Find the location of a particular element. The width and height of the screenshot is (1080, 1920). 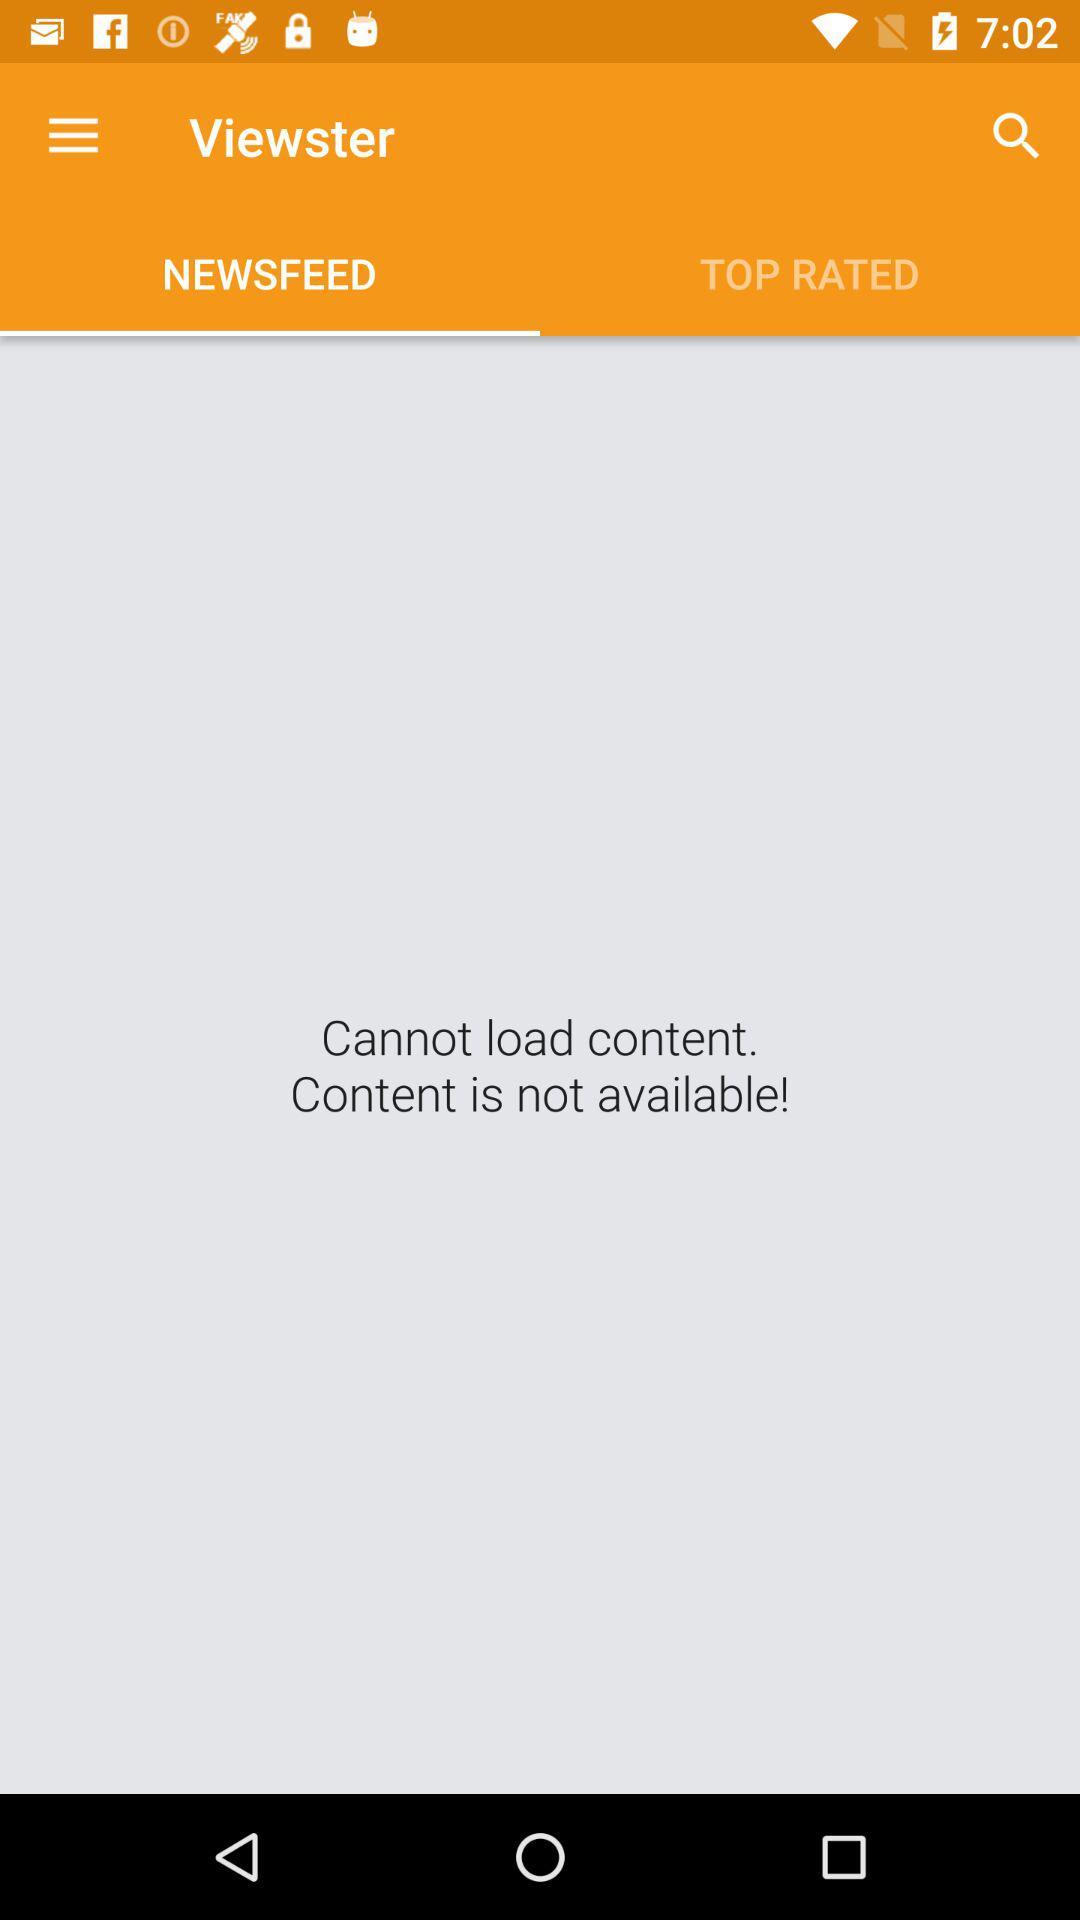

the app next to viewster app is located at coordinates (72, 135).